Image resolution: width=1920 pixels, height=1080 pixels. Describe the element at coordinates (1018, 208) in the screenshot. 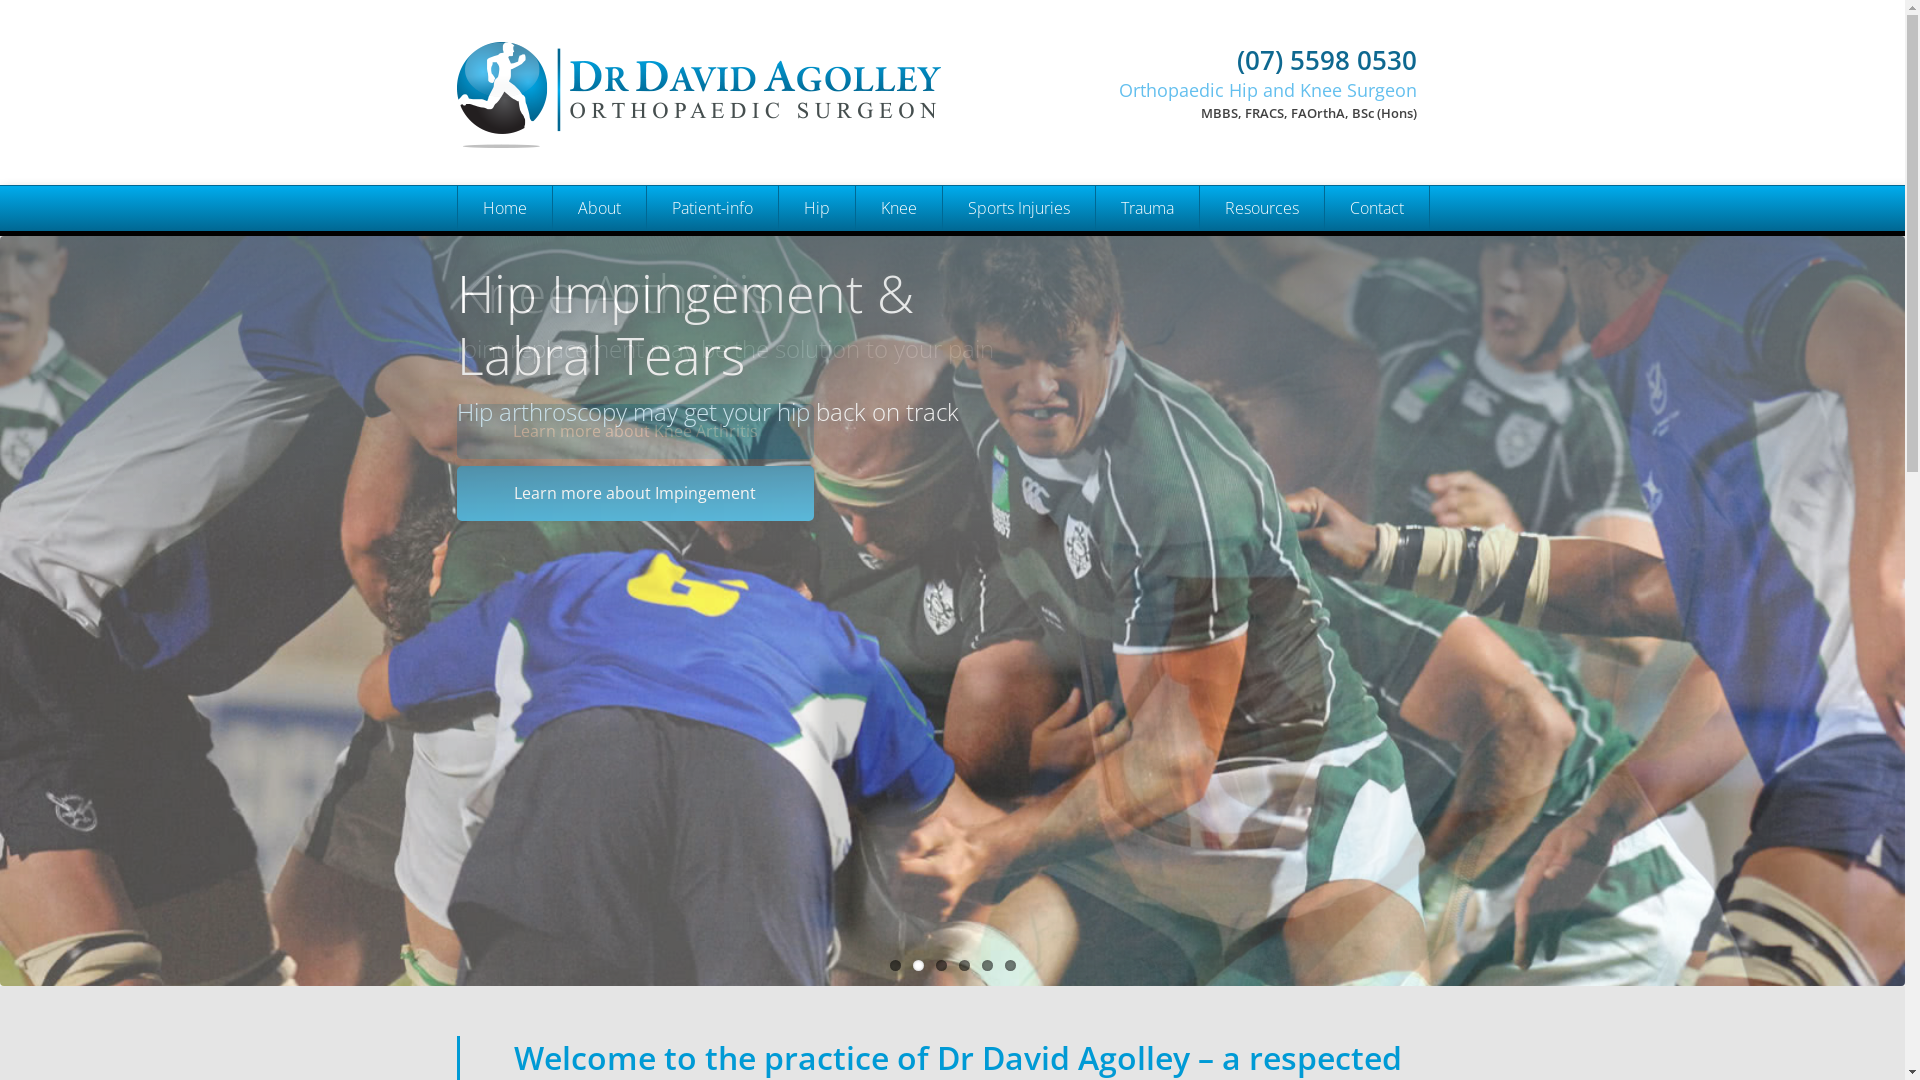

I see `'Sports Injuries'` at that location.